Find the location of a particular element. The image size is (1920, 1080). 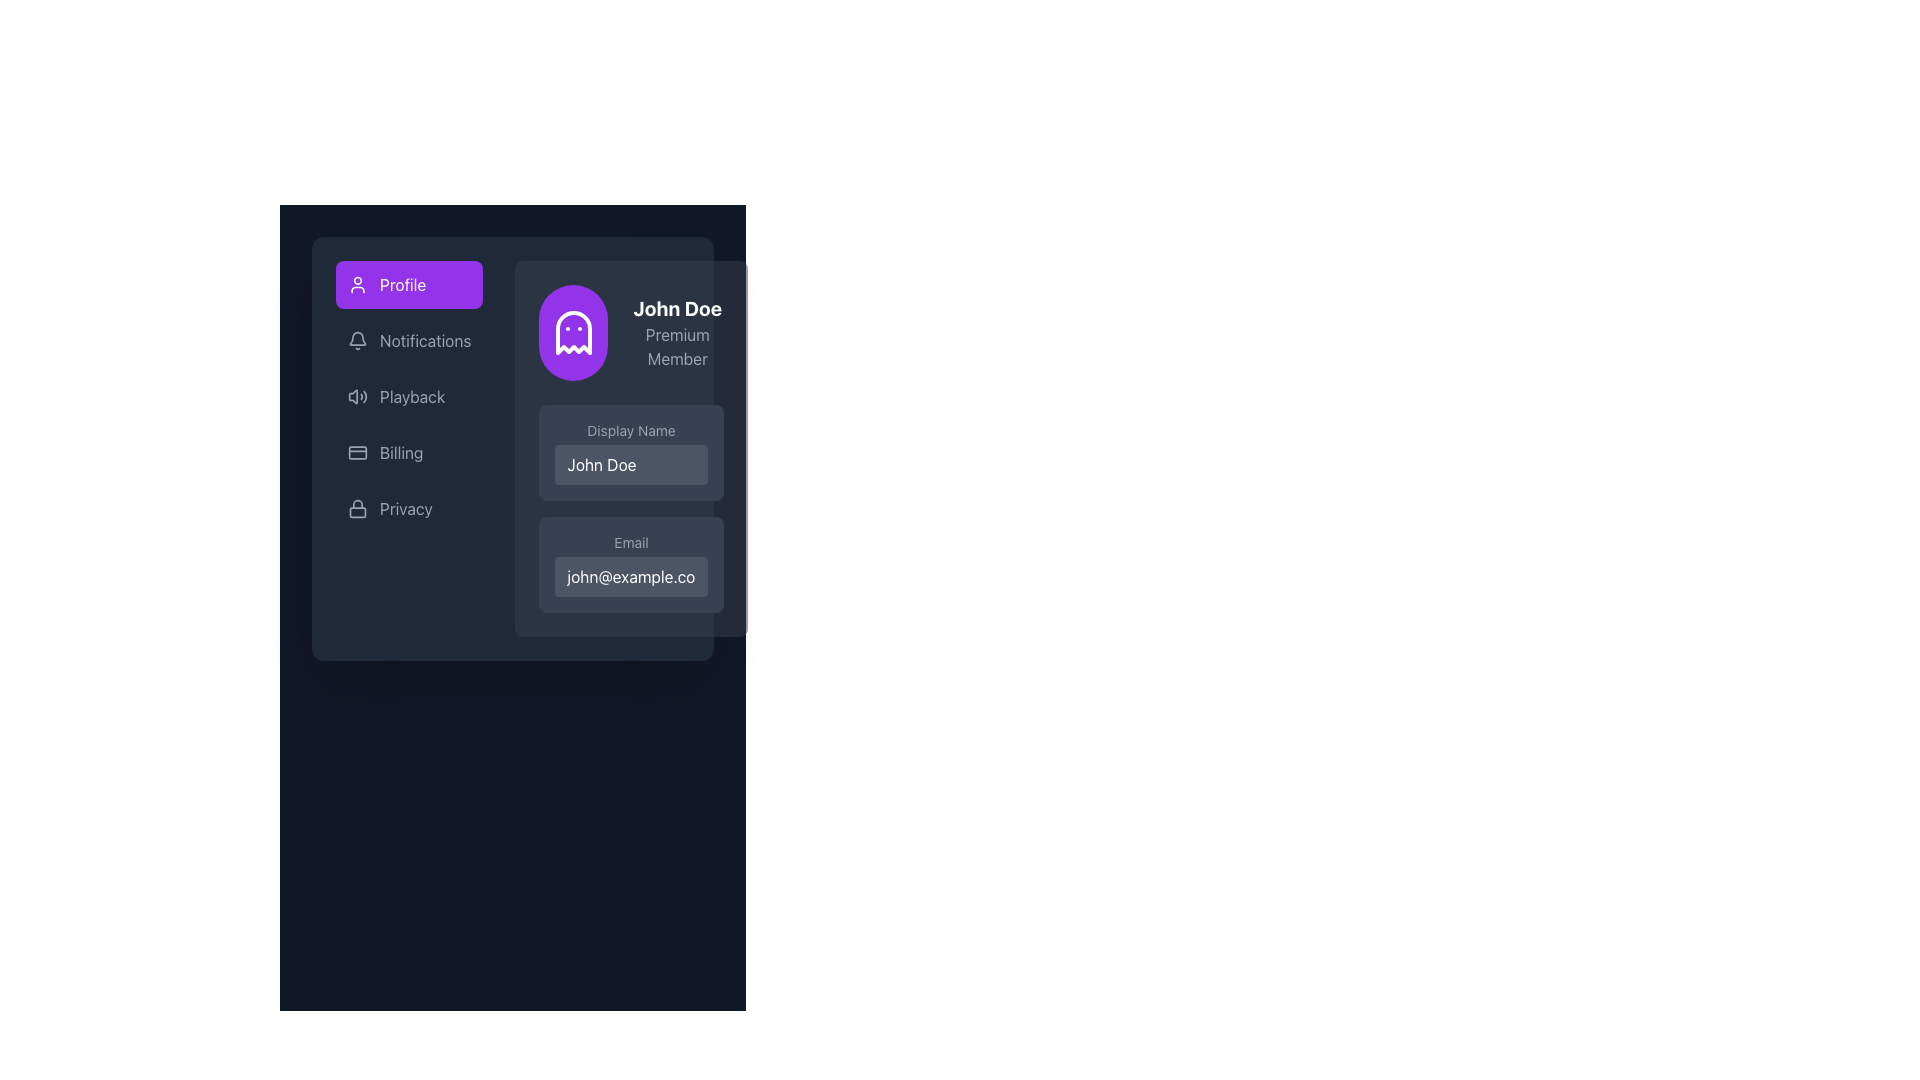

the 'Playback' button, which is styled with a gray text color and features a speaker icon, located between the 'Notifications' and 'Billing' items in the navigation list is located at coordinates (408, 397).